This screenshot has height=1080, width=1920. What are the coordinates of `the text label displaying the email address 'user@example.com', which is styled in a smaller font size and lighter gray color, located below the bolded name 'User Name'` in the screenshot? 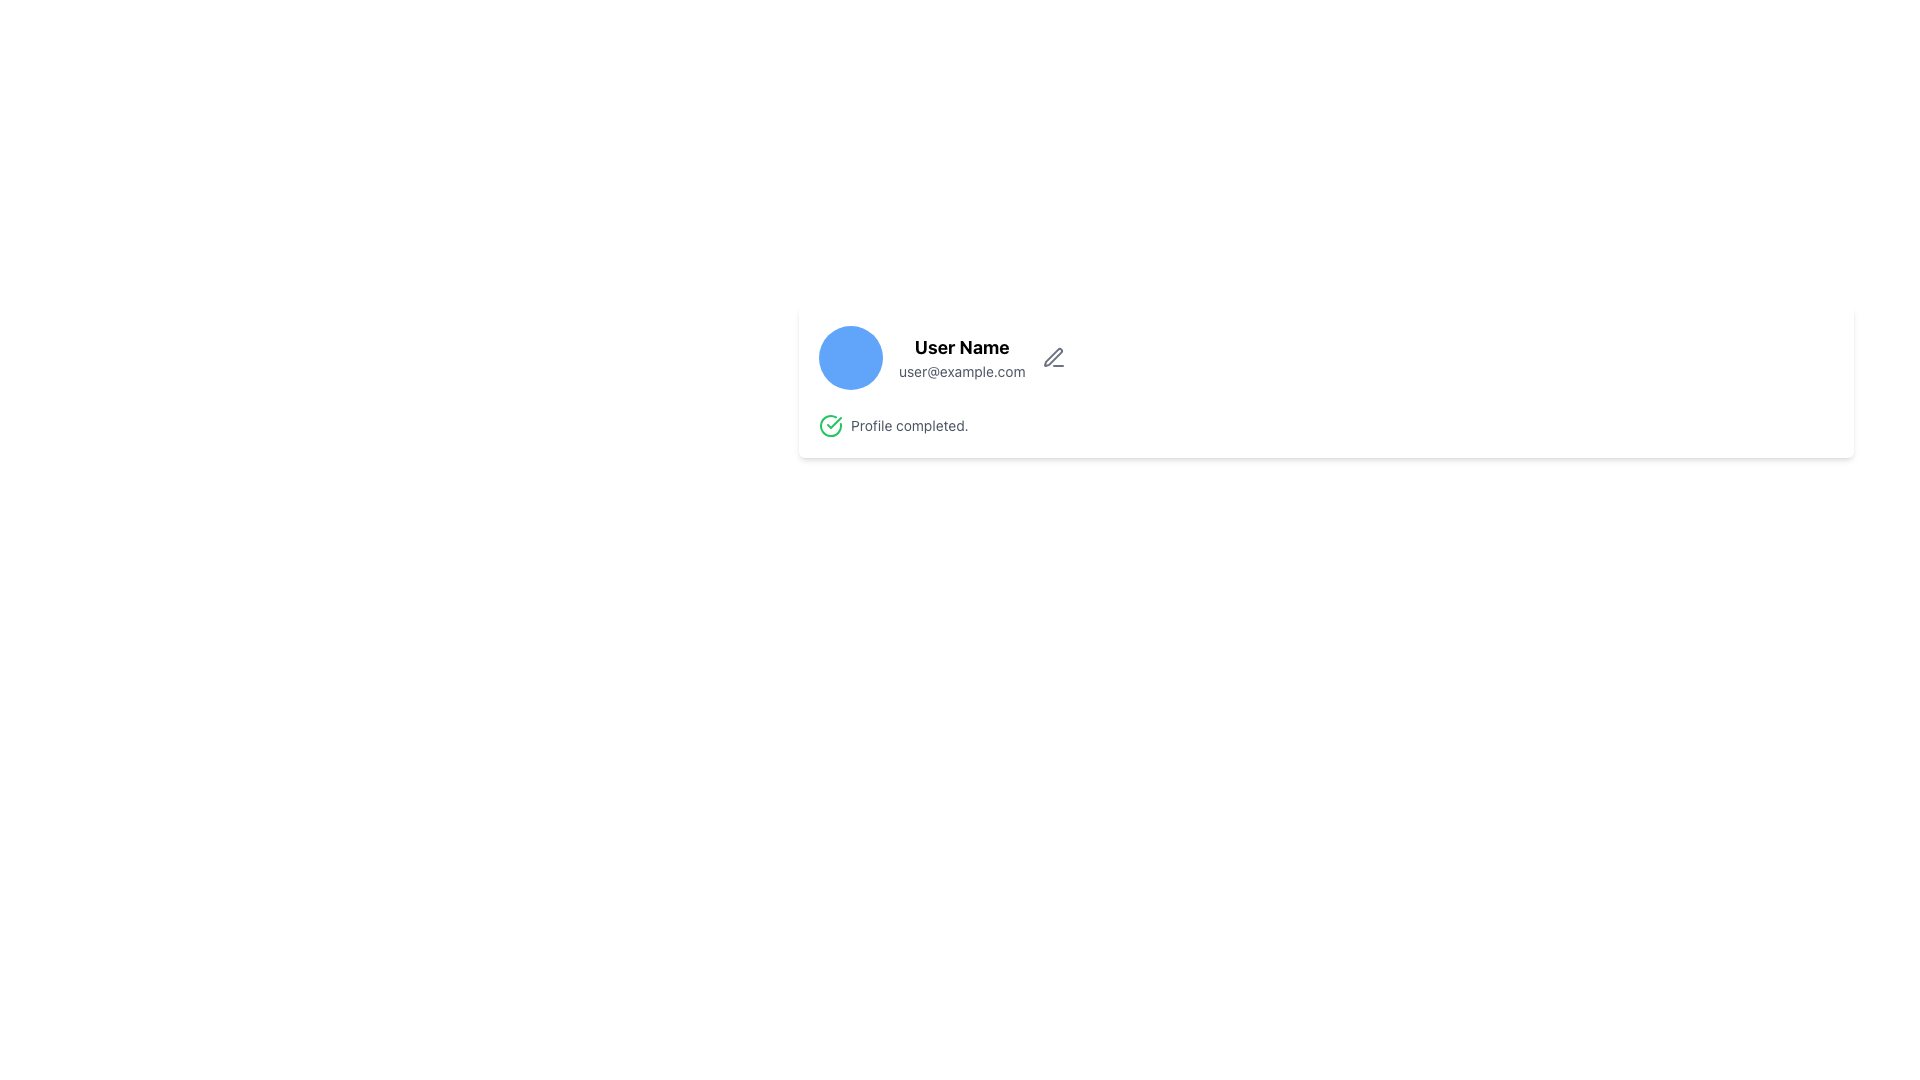 It's located at (962, 371).